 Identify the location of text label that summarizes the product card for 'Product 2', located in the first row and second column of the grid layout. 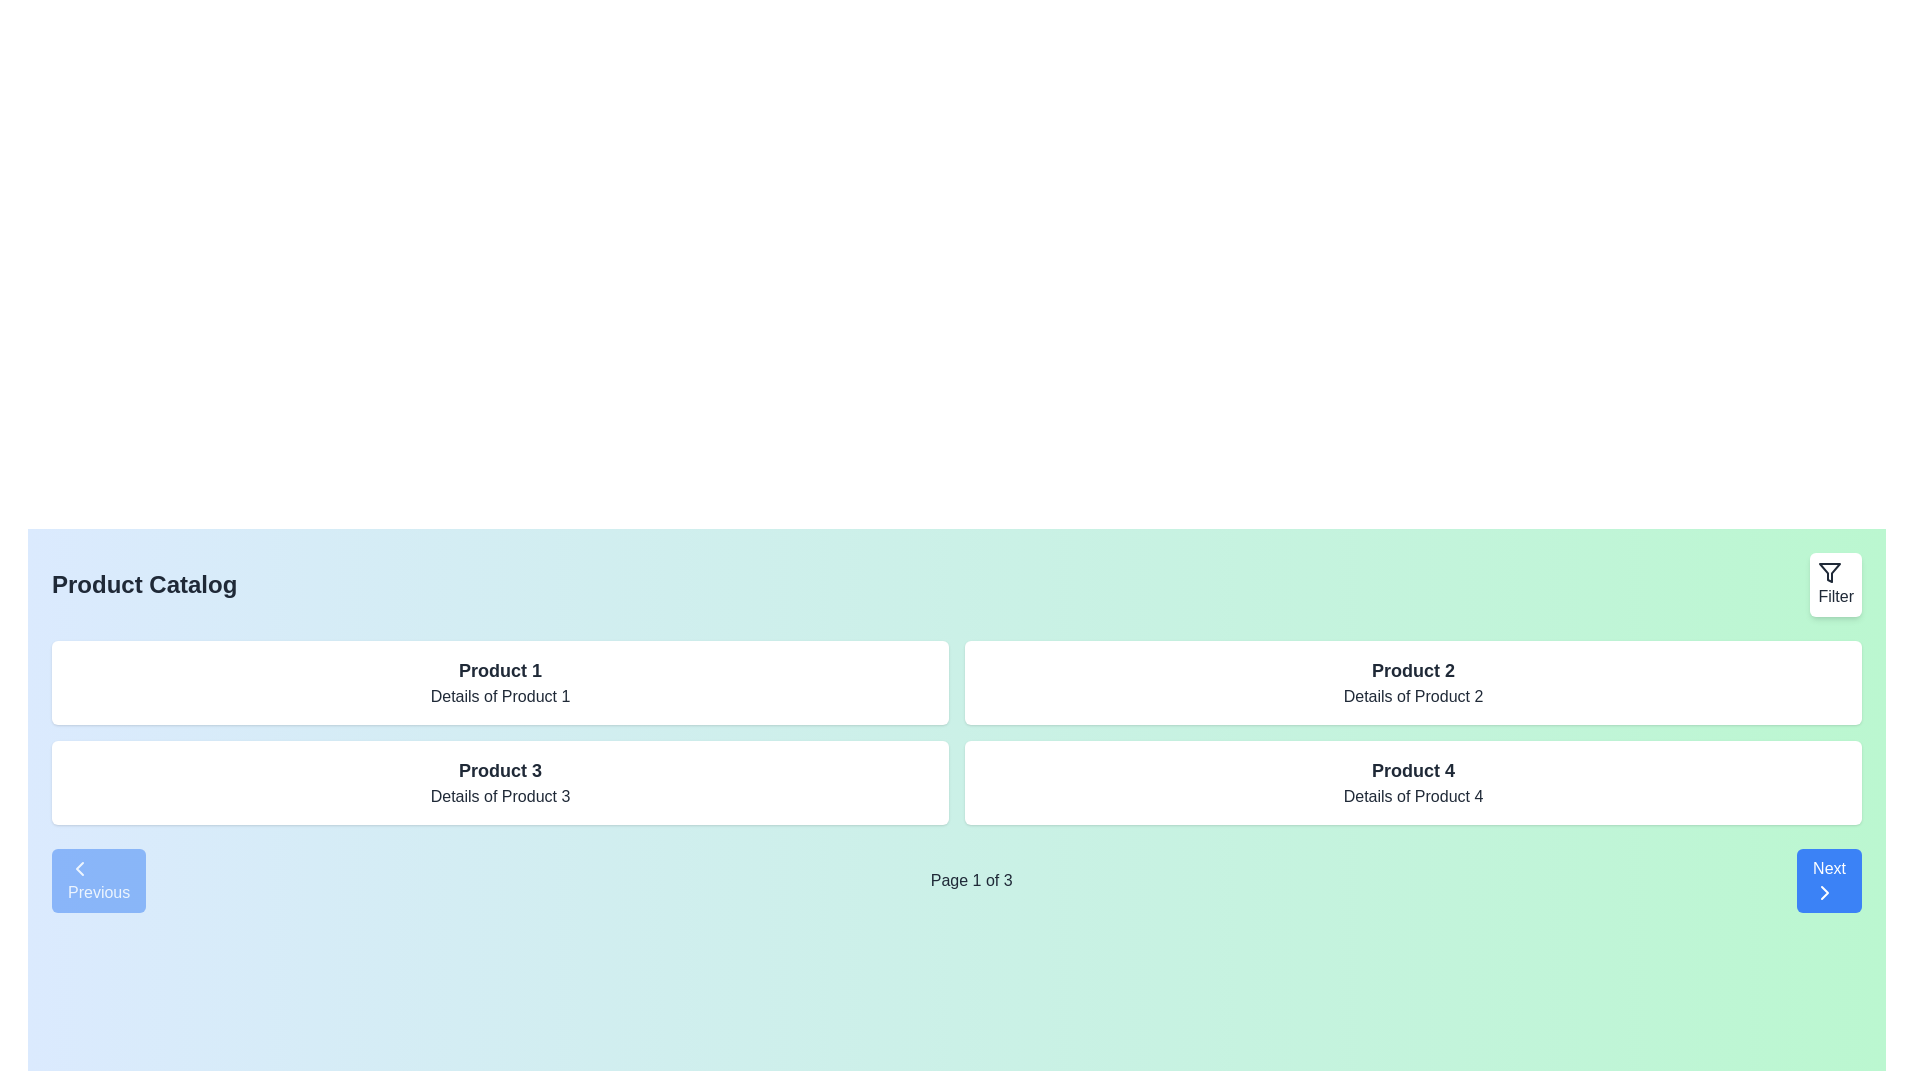
(1412, 671).